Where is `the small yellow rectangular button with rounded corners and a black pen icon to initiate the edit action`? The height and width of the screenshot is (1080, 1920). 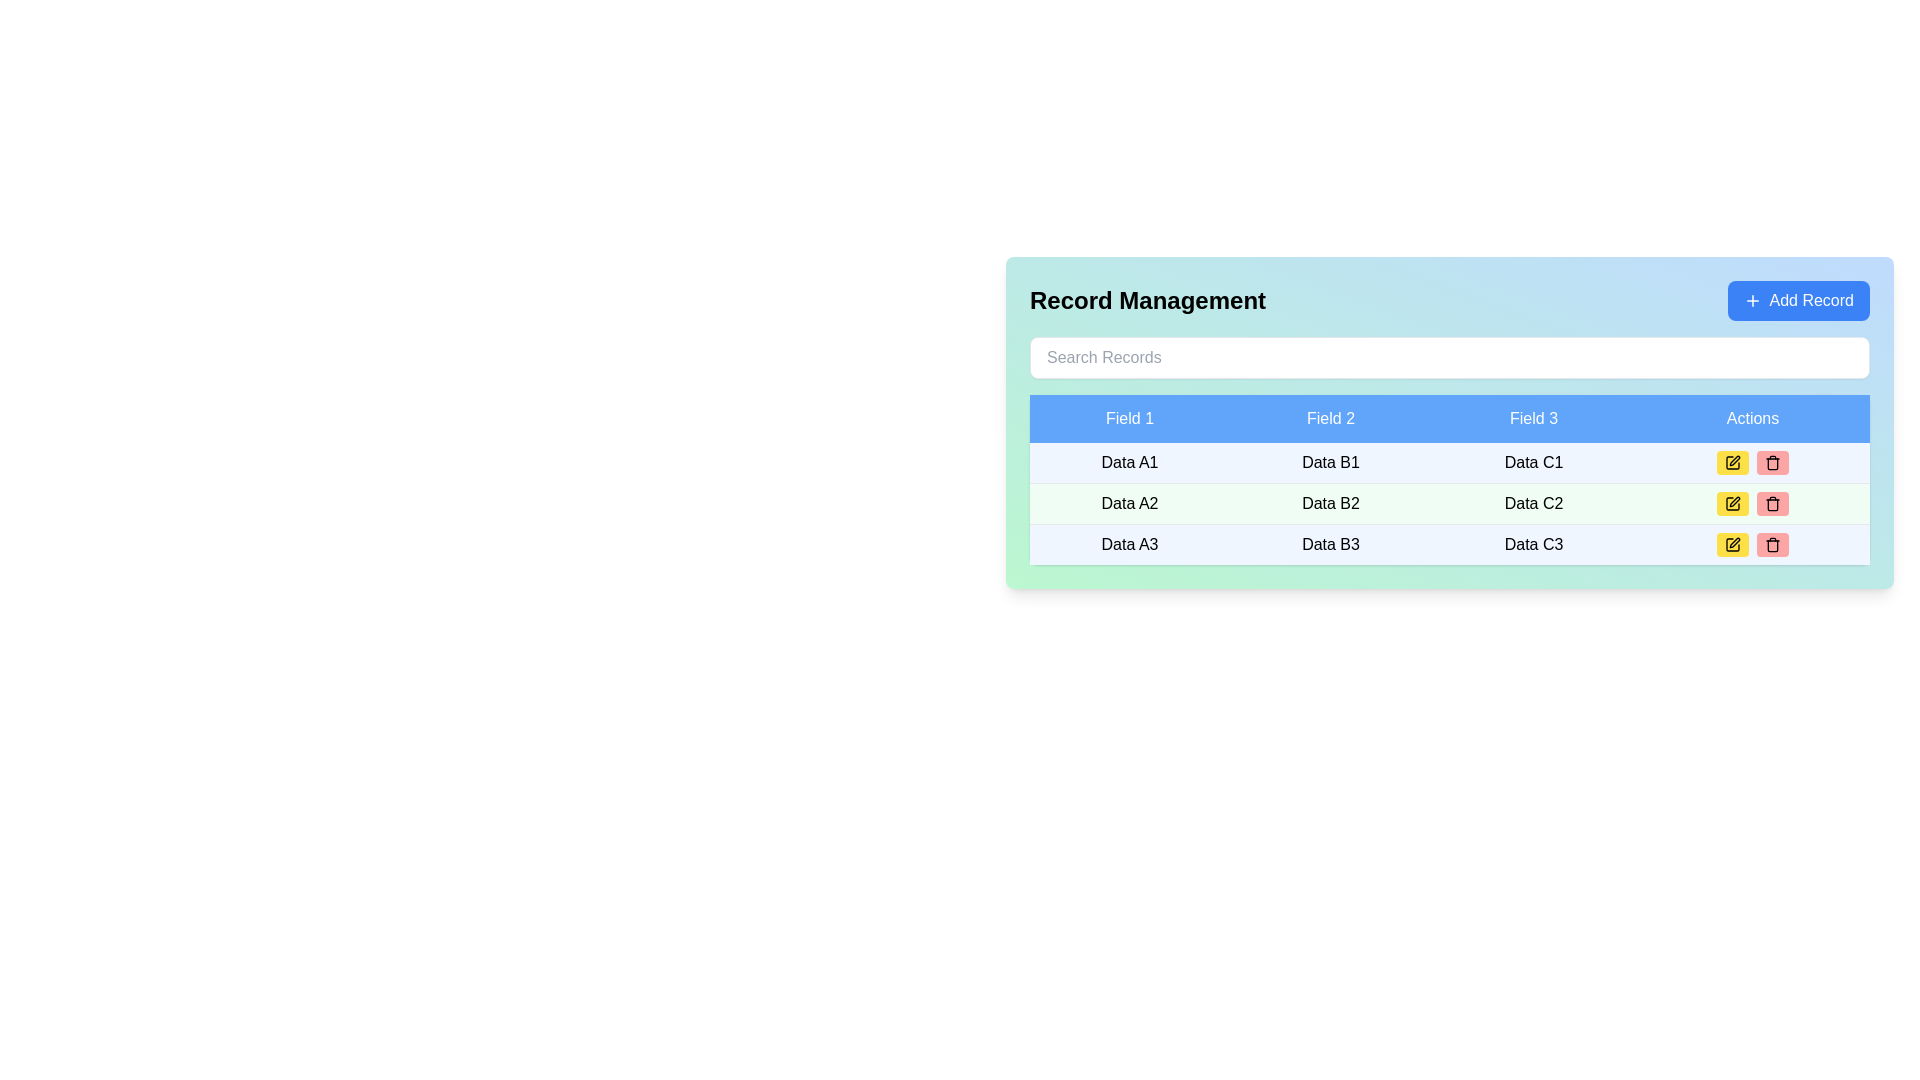
the small yellow rectangular button with rounded corners and a black pen icon to initiate the edit action is located at coordinates (1731, 462).